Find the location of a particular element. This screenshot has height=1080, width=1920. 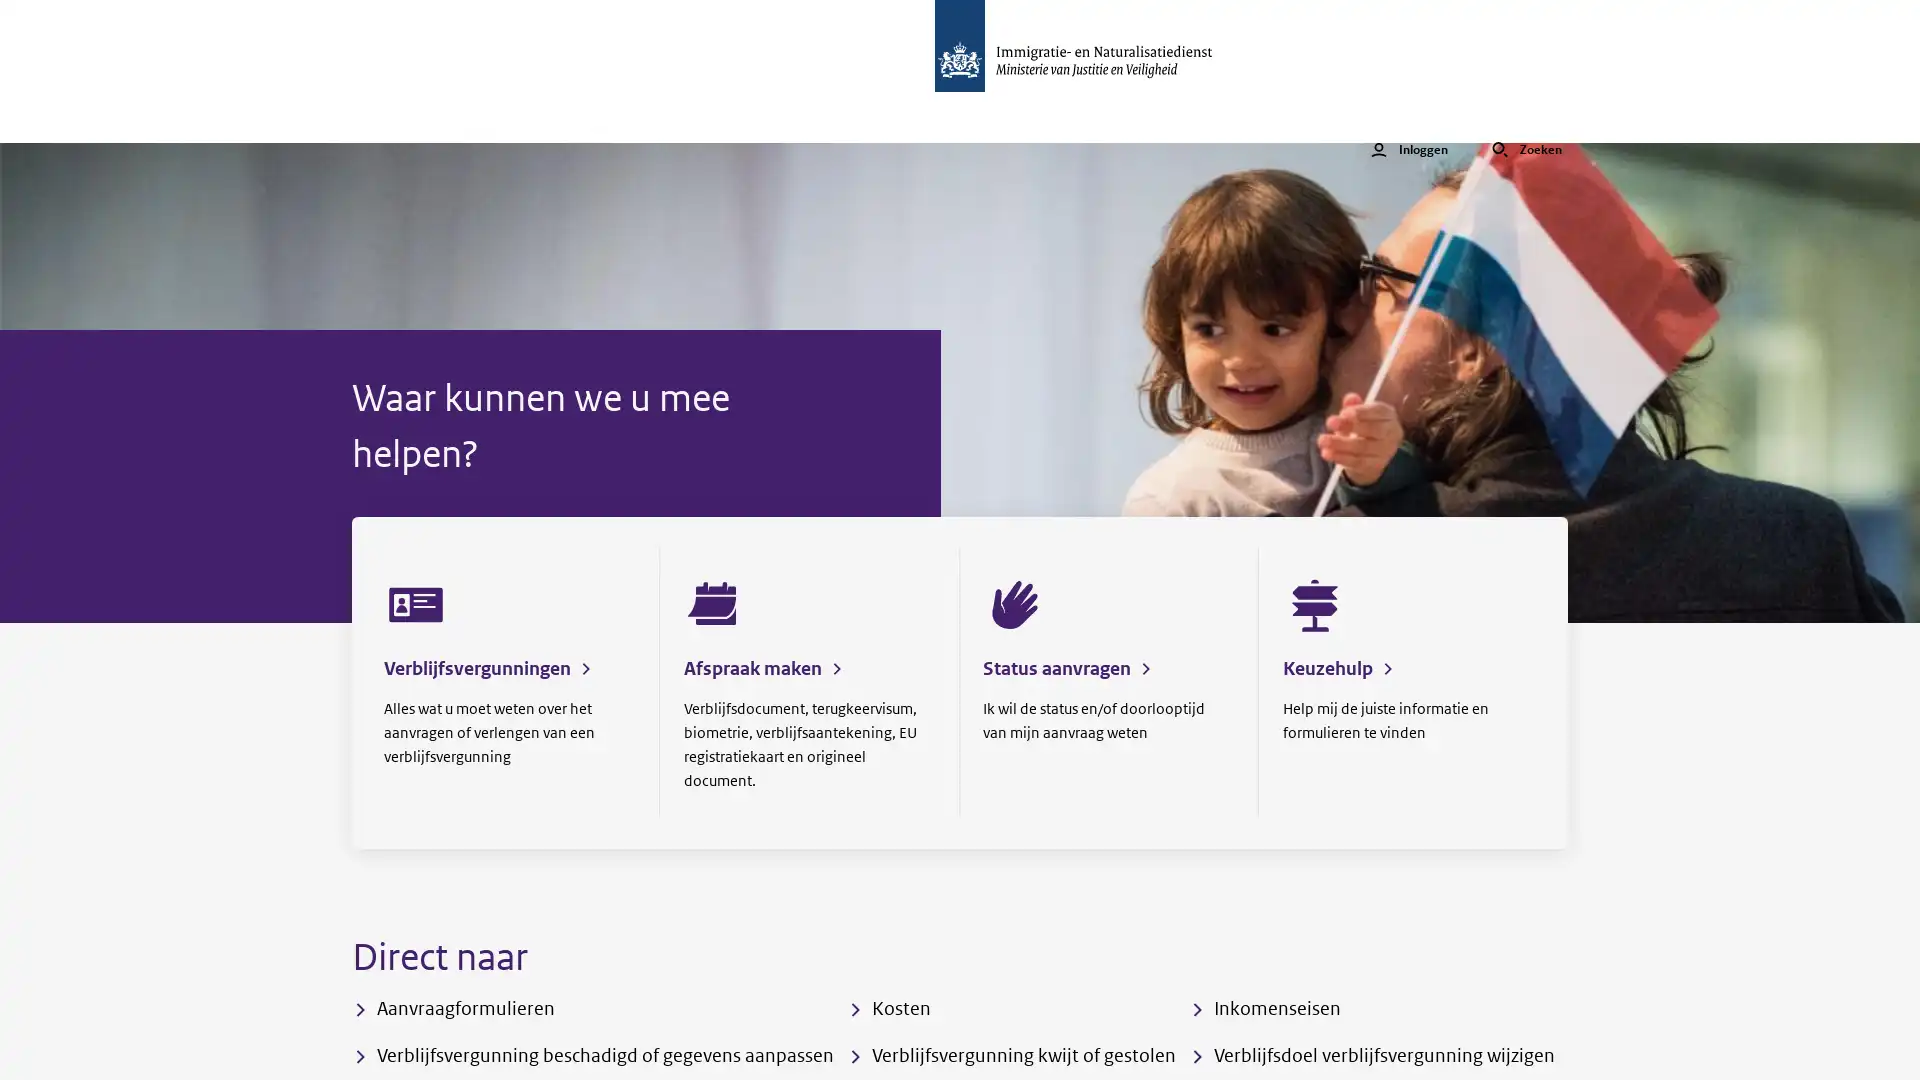

1 Zoeken is located at coordinates (1525, 117).